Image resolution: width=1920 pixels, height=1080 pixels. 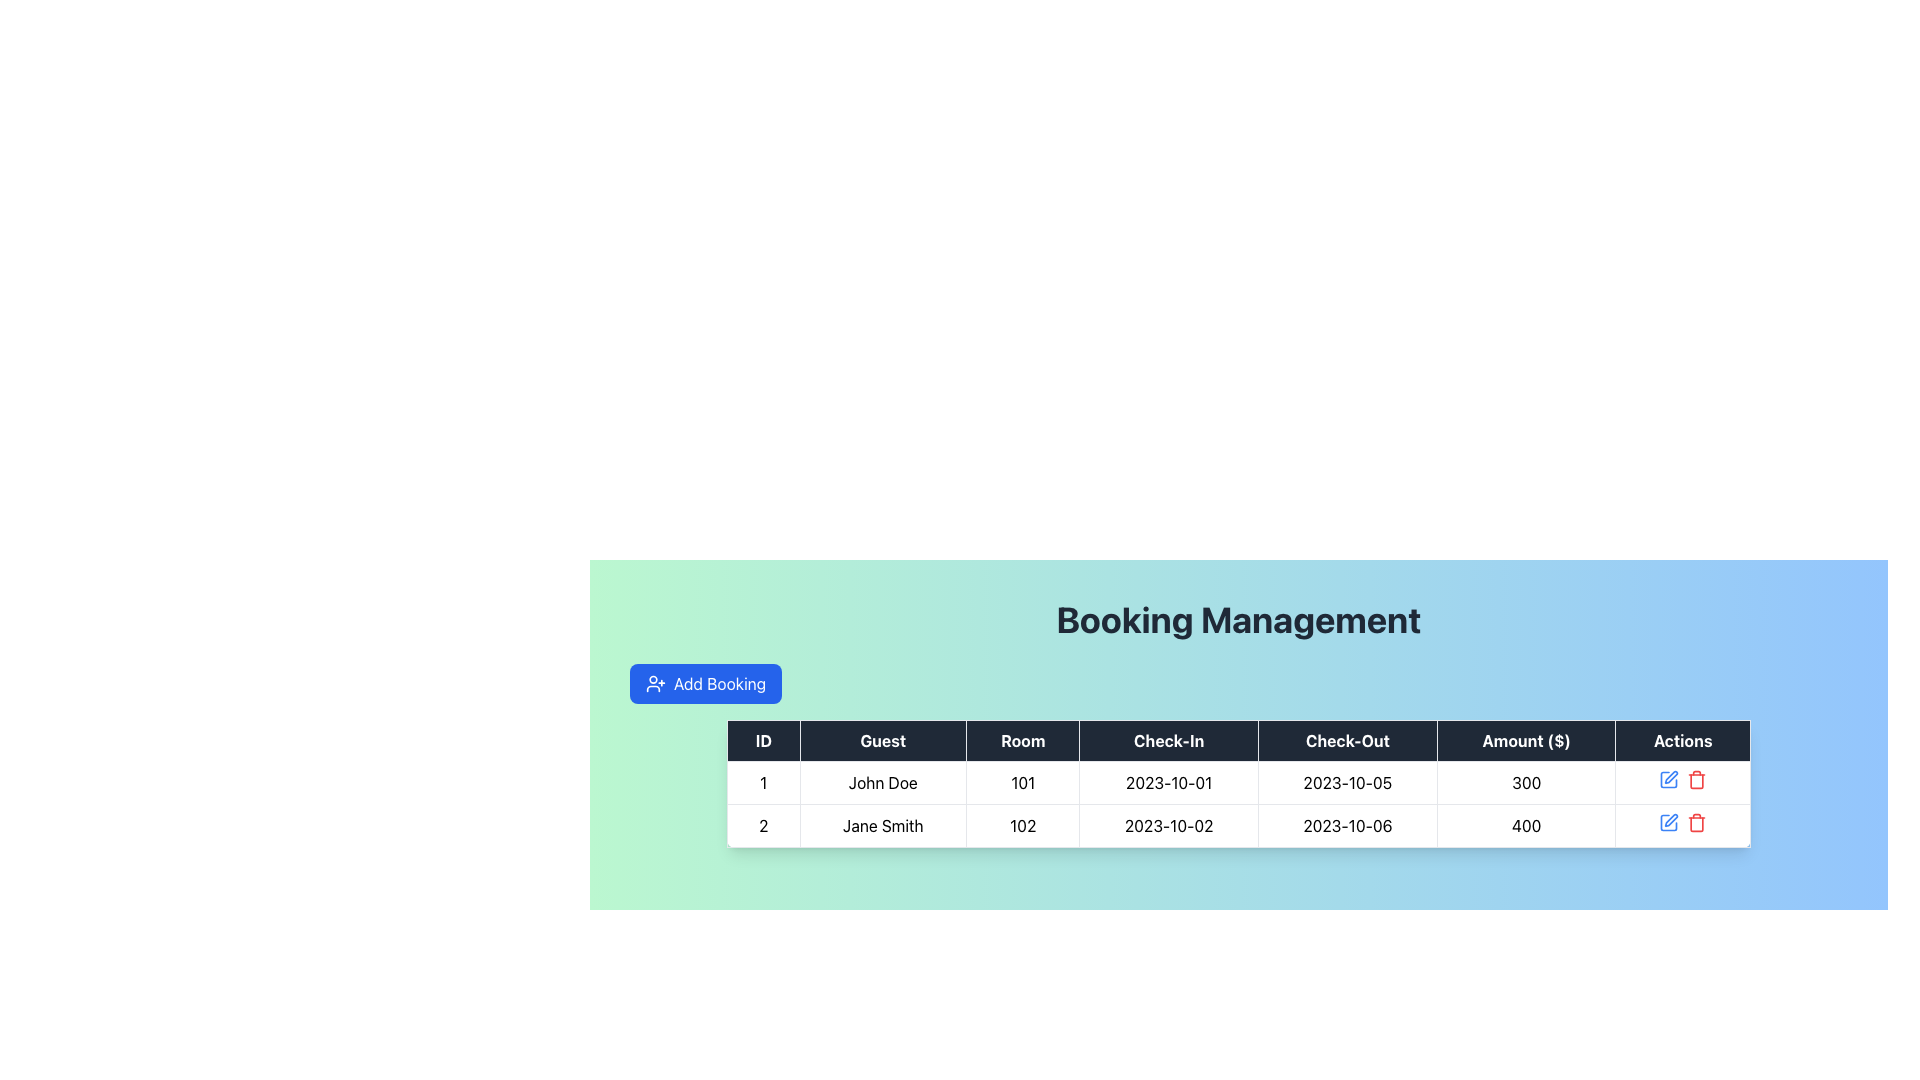 I want to click on the first cell in the second row of the table that displays the numerical identifier '2' under the 'ID' column header, so click(x=762, y=825).